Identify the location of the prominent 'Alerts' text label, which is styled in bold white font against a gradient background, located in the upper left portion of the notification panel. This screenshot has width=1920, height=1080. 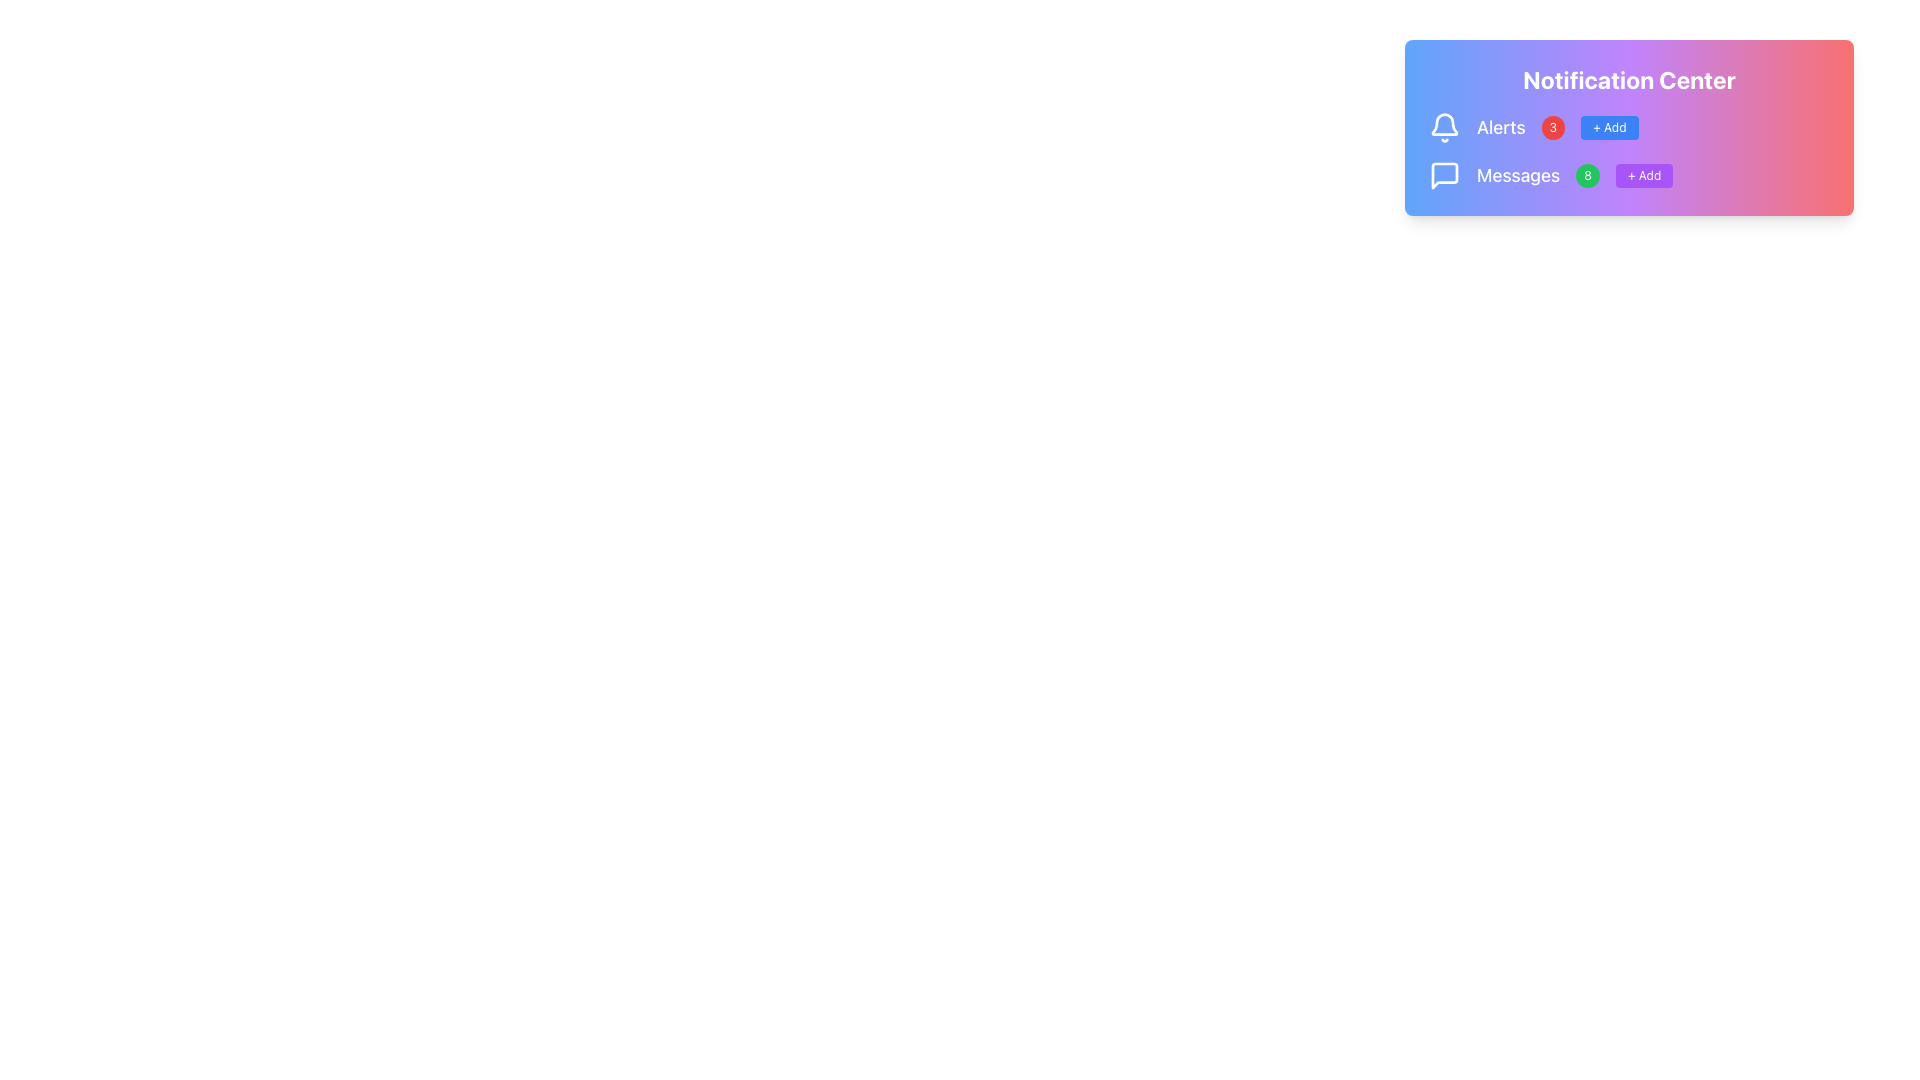
(1501, 127).